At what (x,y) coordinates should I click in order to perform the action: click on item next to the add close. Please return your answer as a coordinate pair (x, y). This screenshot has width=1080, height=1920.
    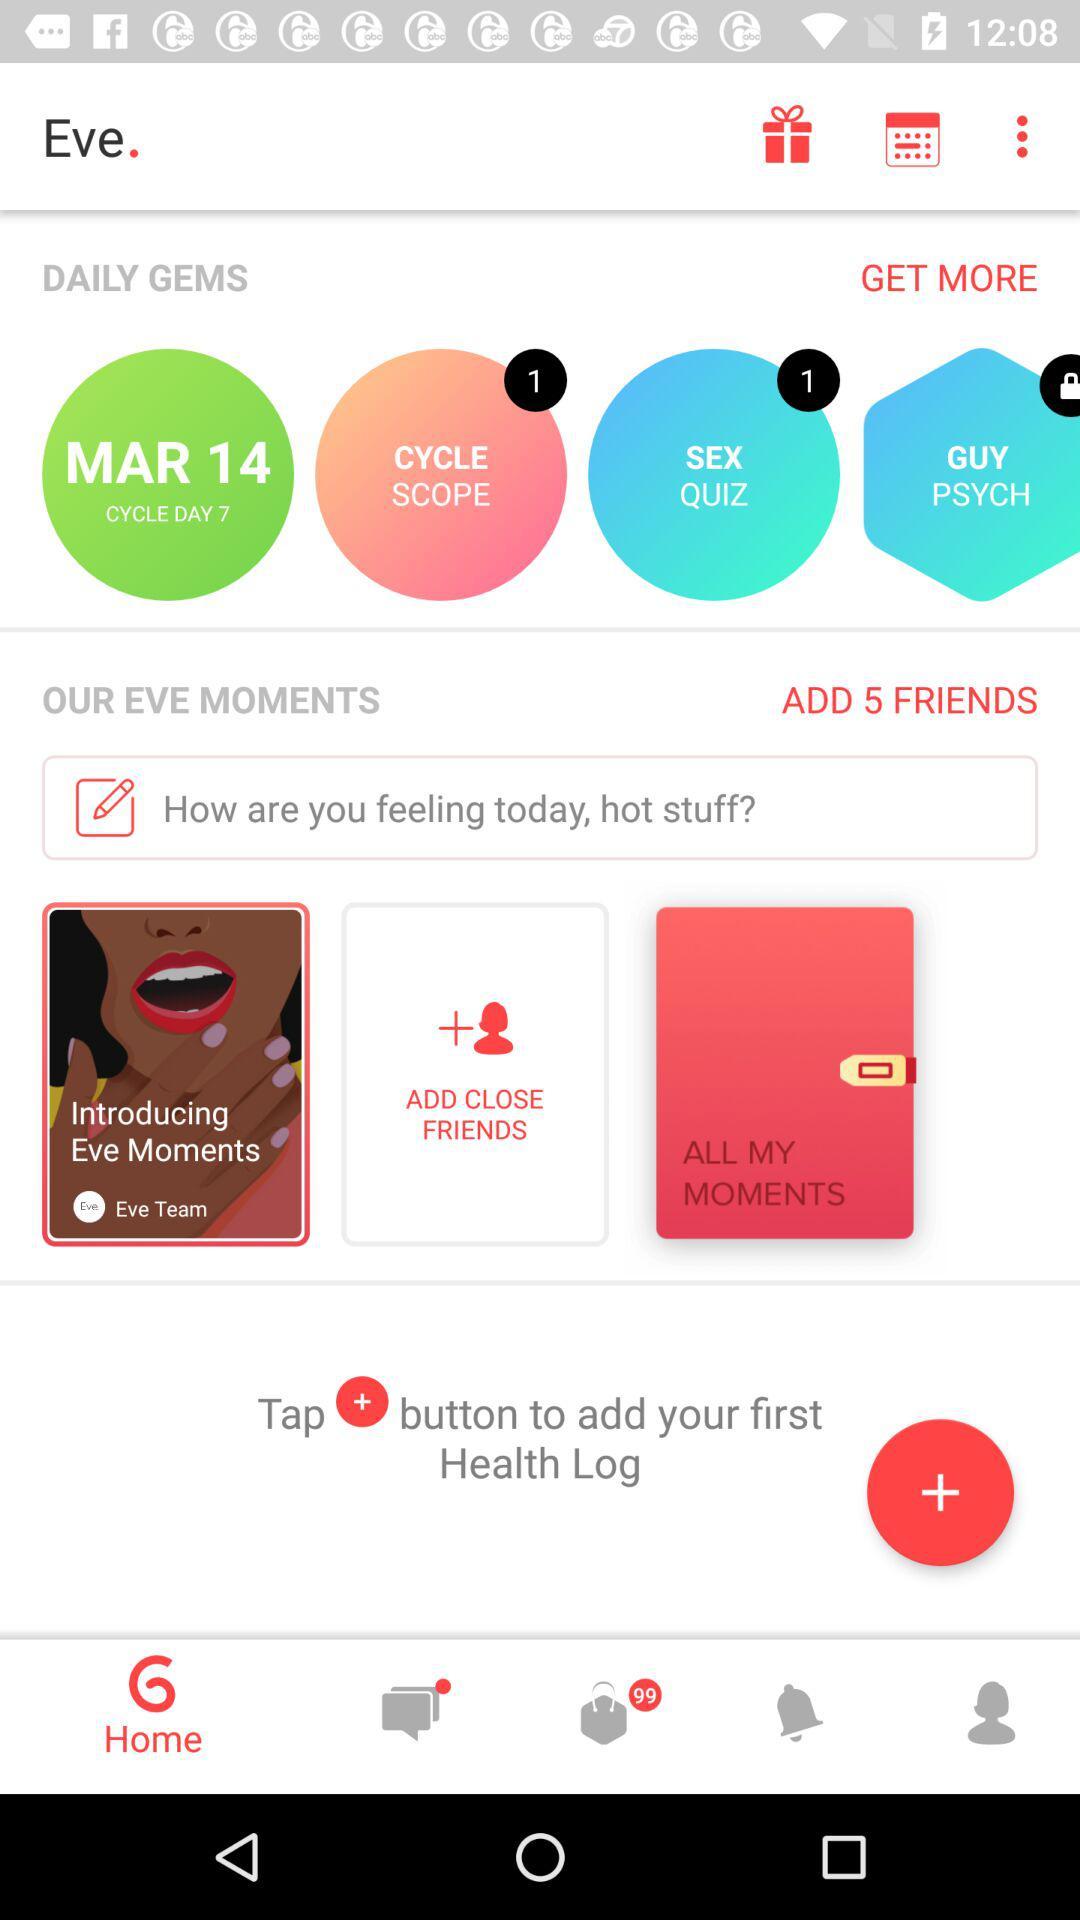
    Looking at the image, I should click on (783, 1077).